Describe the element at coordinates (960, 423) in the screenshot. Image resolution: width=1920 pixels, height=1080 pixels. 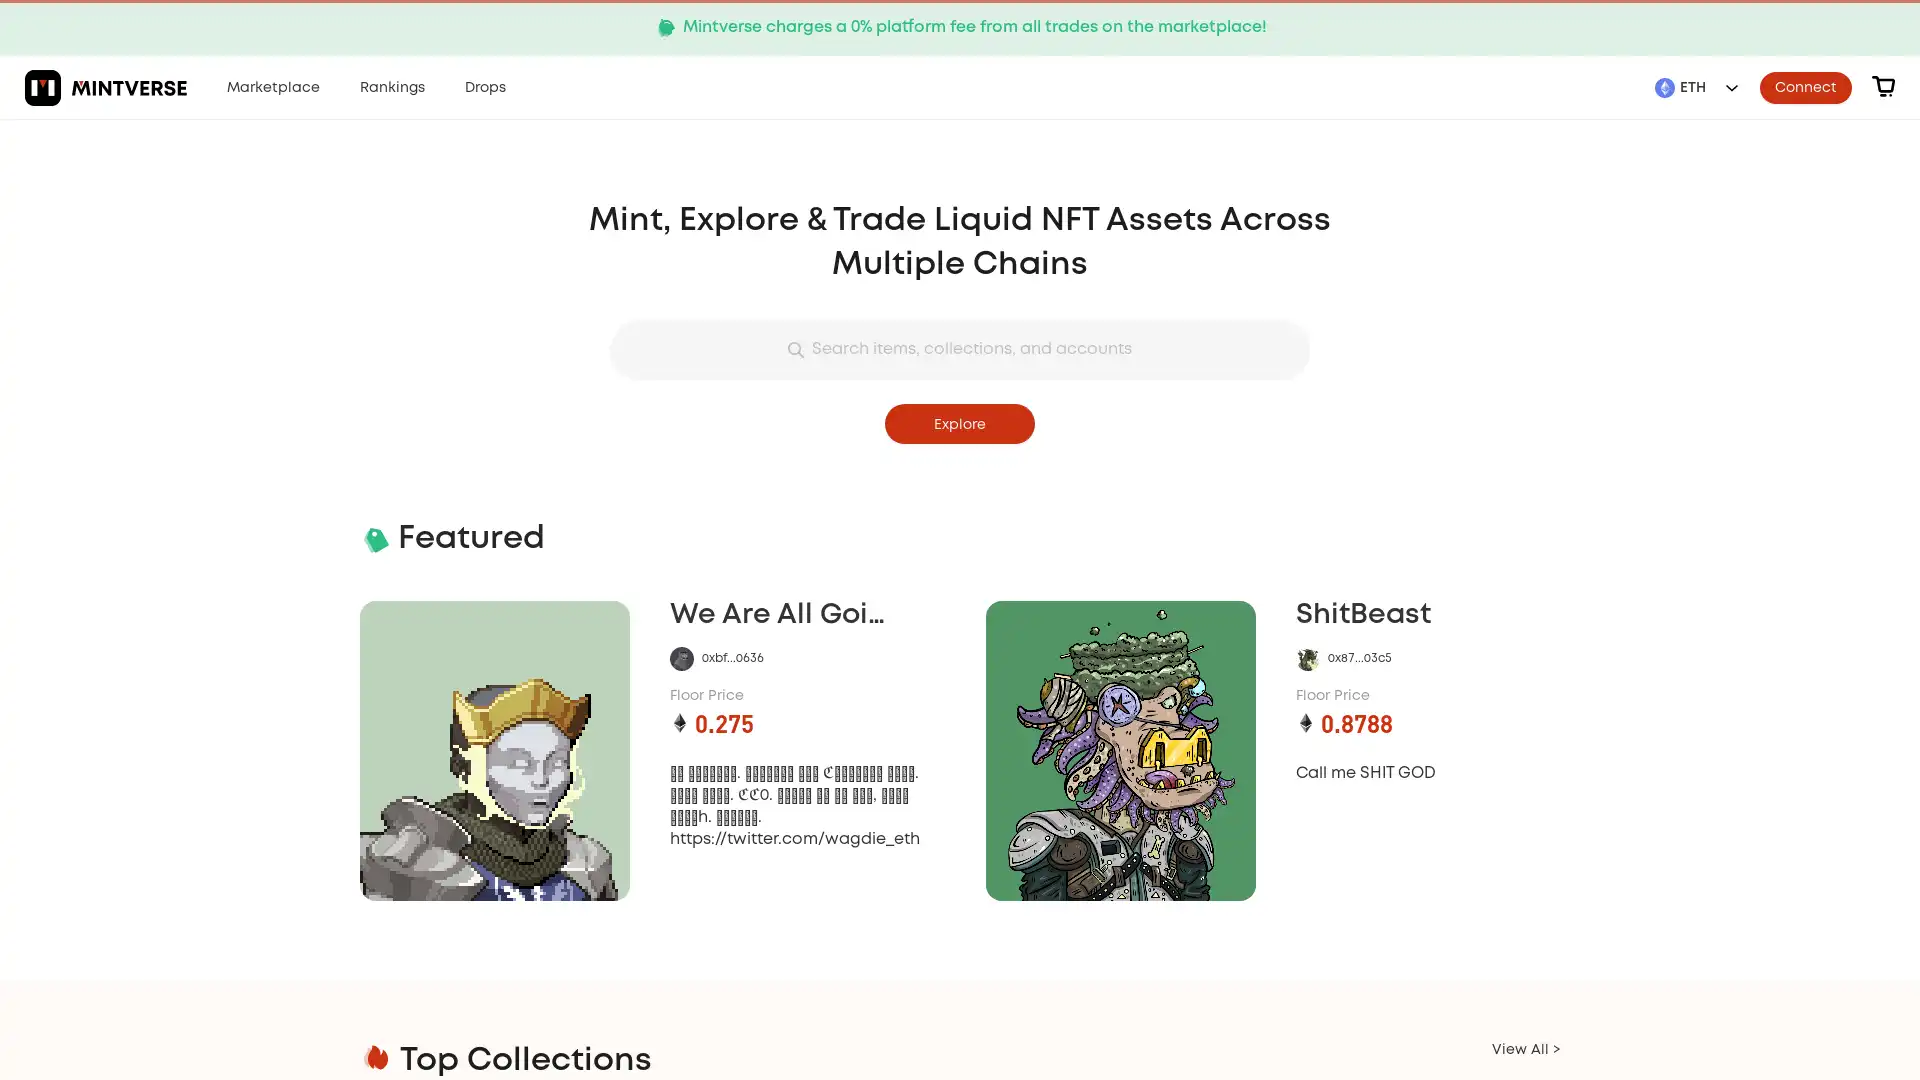
I see `Explore` at that location.